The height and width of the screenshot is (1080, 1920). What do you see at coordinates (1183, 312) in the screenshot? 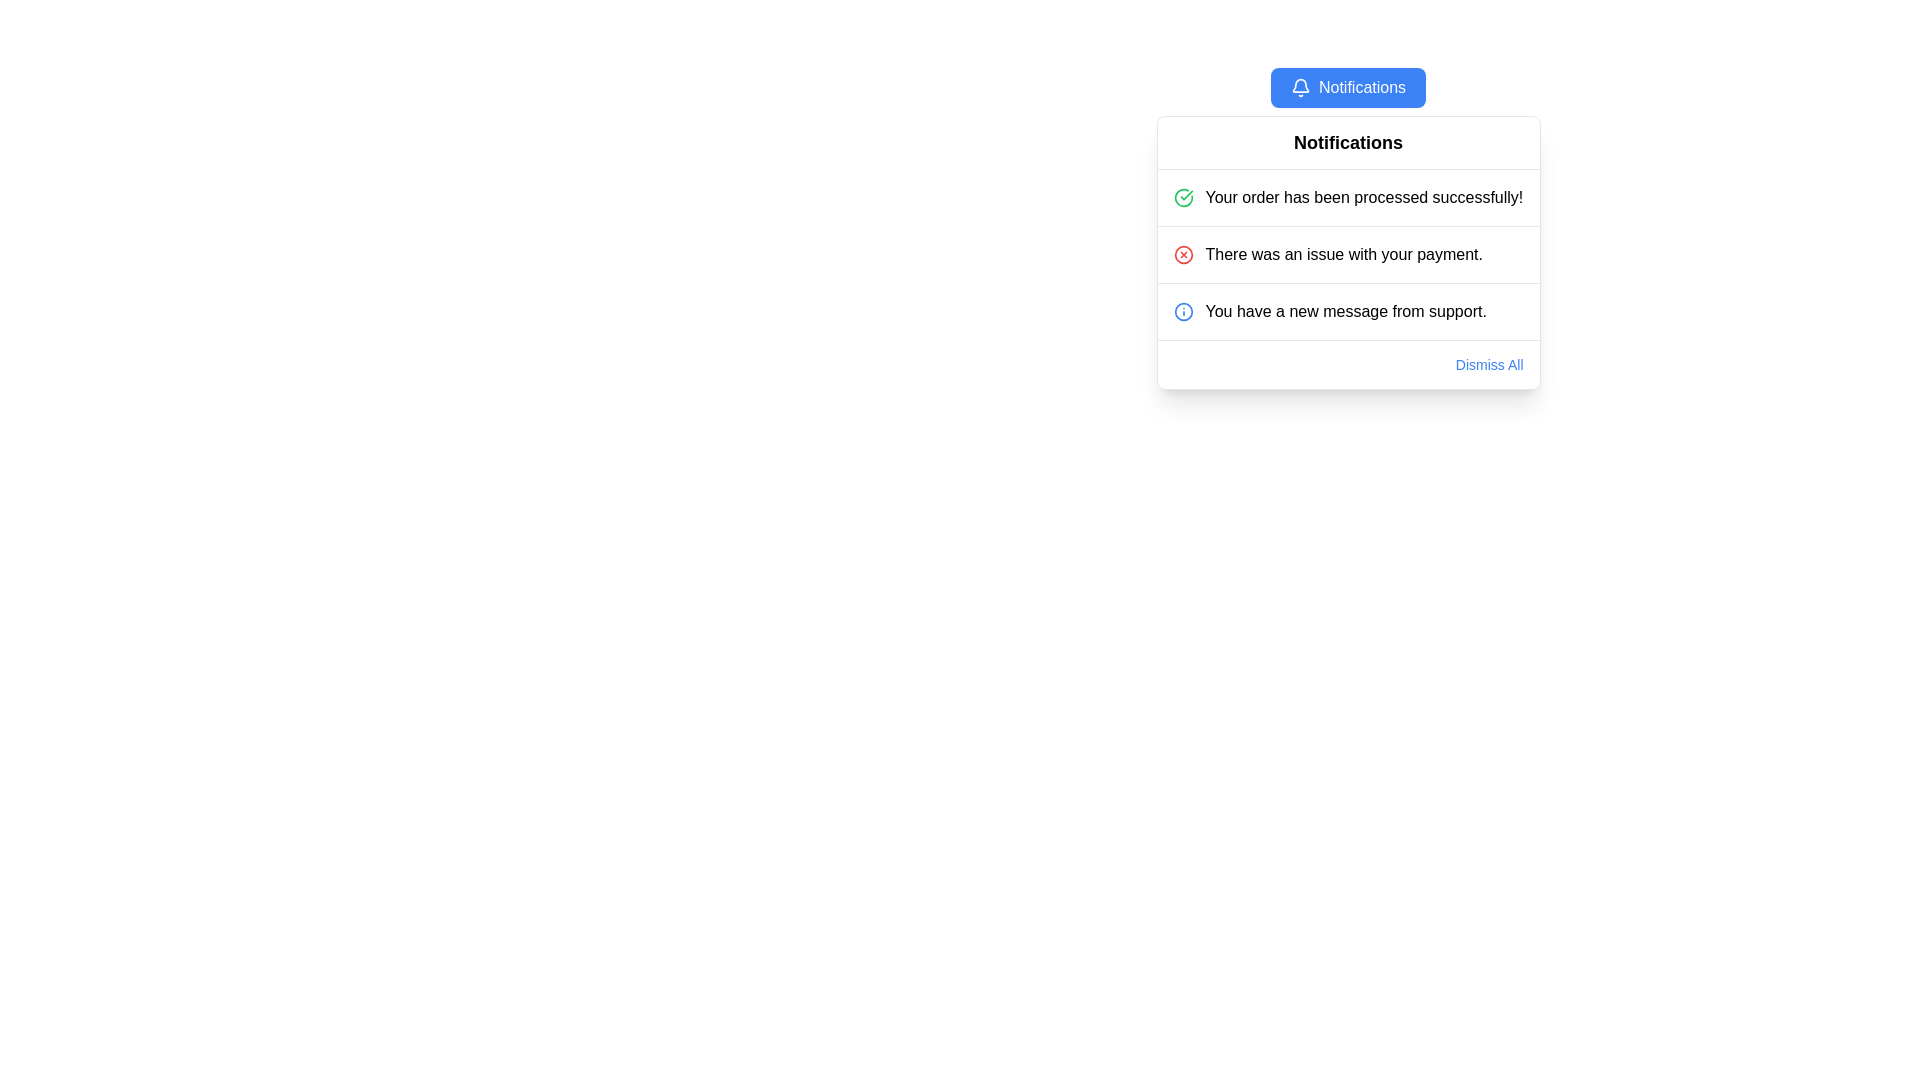
I see `the circular blue outlined icon featuring a centered exclamation mark to view details of the notification regarding a new message from support` at bounding box center [1183, 312].